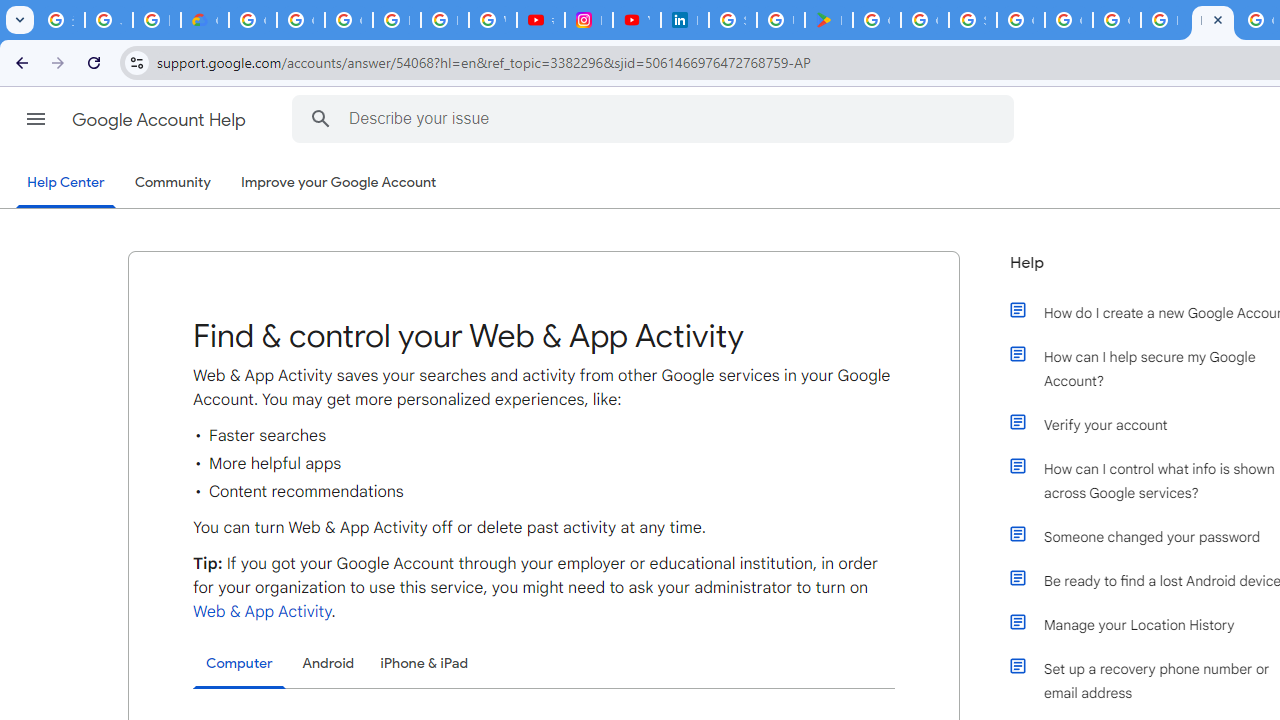 This screenshot has width=1280, height=720. I want to click on 'Community', so click(172, 183).